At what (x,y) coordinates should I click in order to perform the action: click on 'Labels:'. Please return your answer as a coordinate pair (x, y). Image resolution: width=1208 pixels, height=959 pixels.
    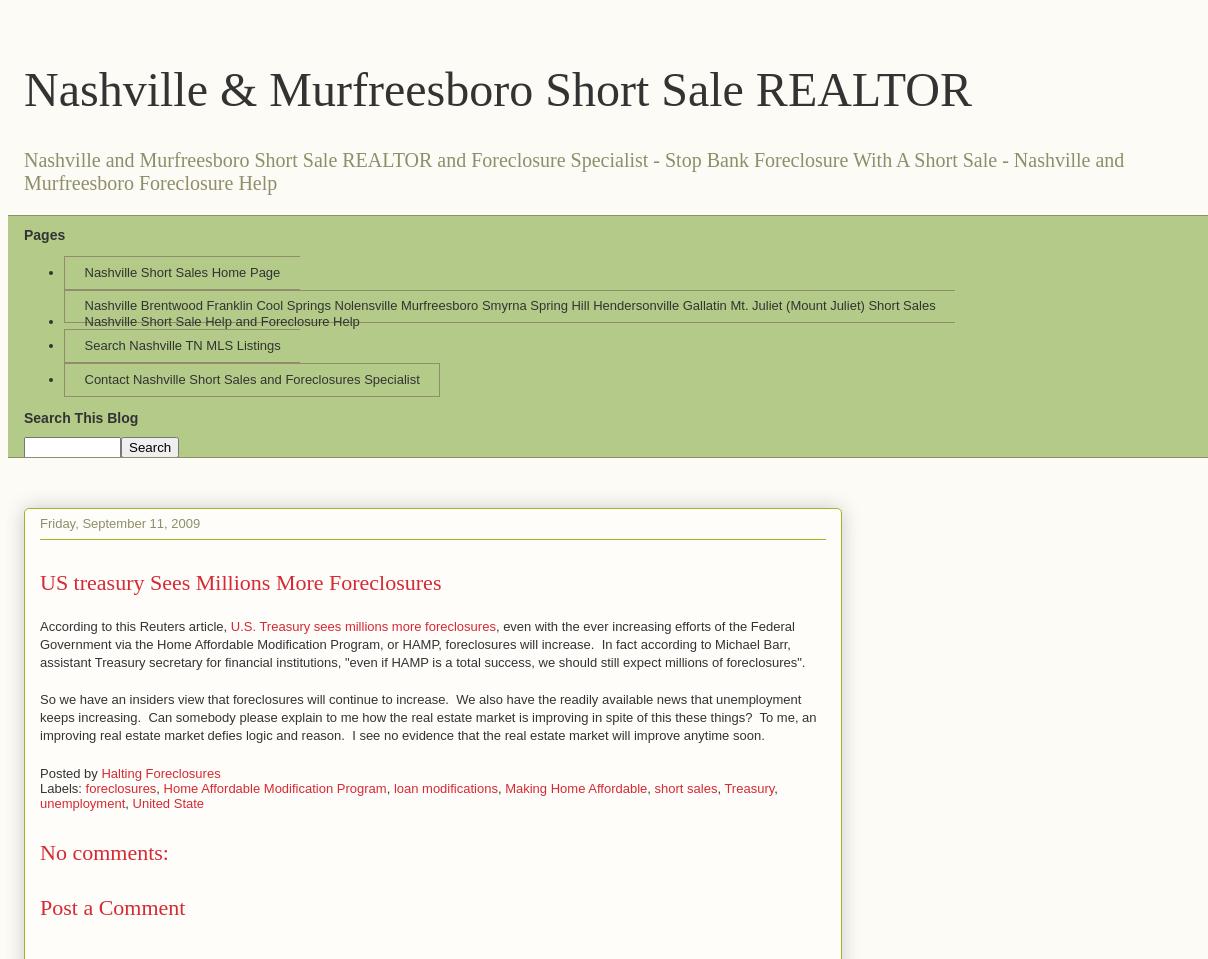
    Looking at the image, I should click on (61, 787).